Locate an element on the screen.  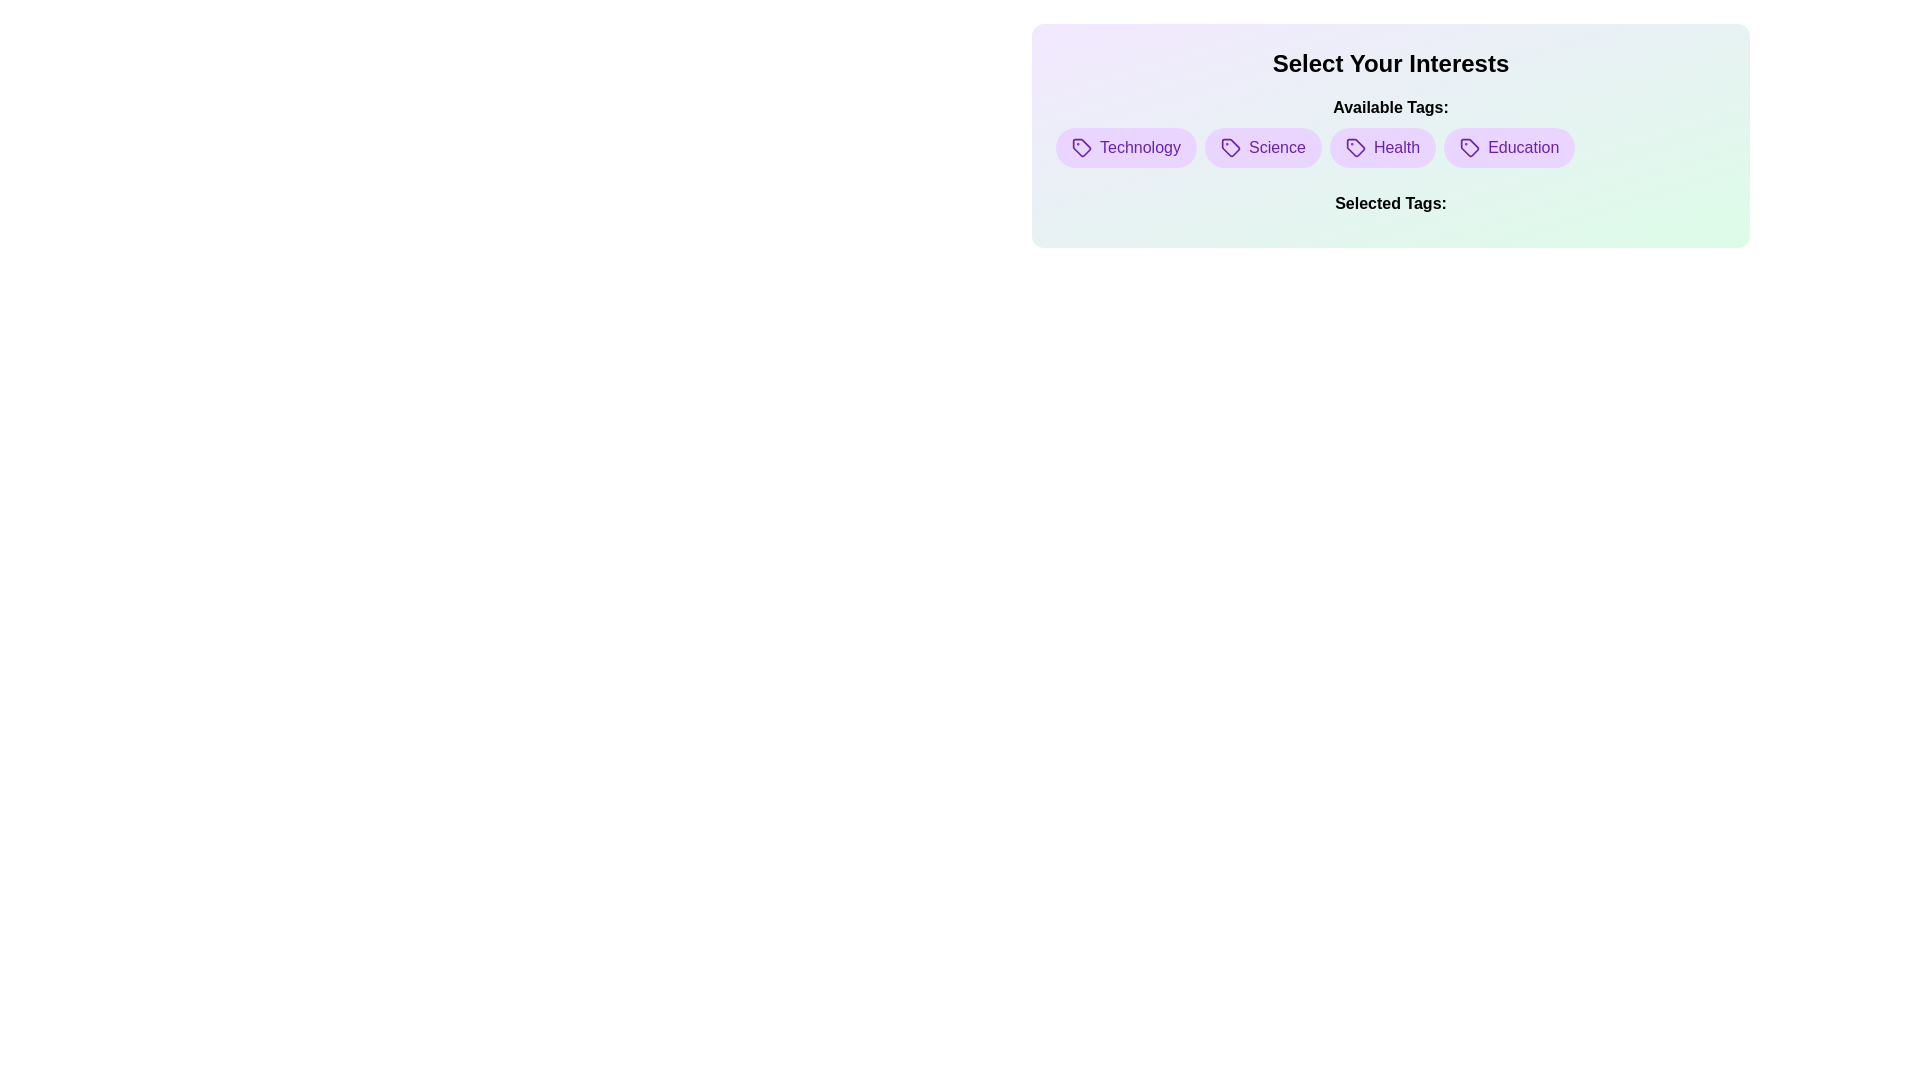
the 'Science' tag button, which has a light purple background and a purple text label is located at coordinates (1262, 146).